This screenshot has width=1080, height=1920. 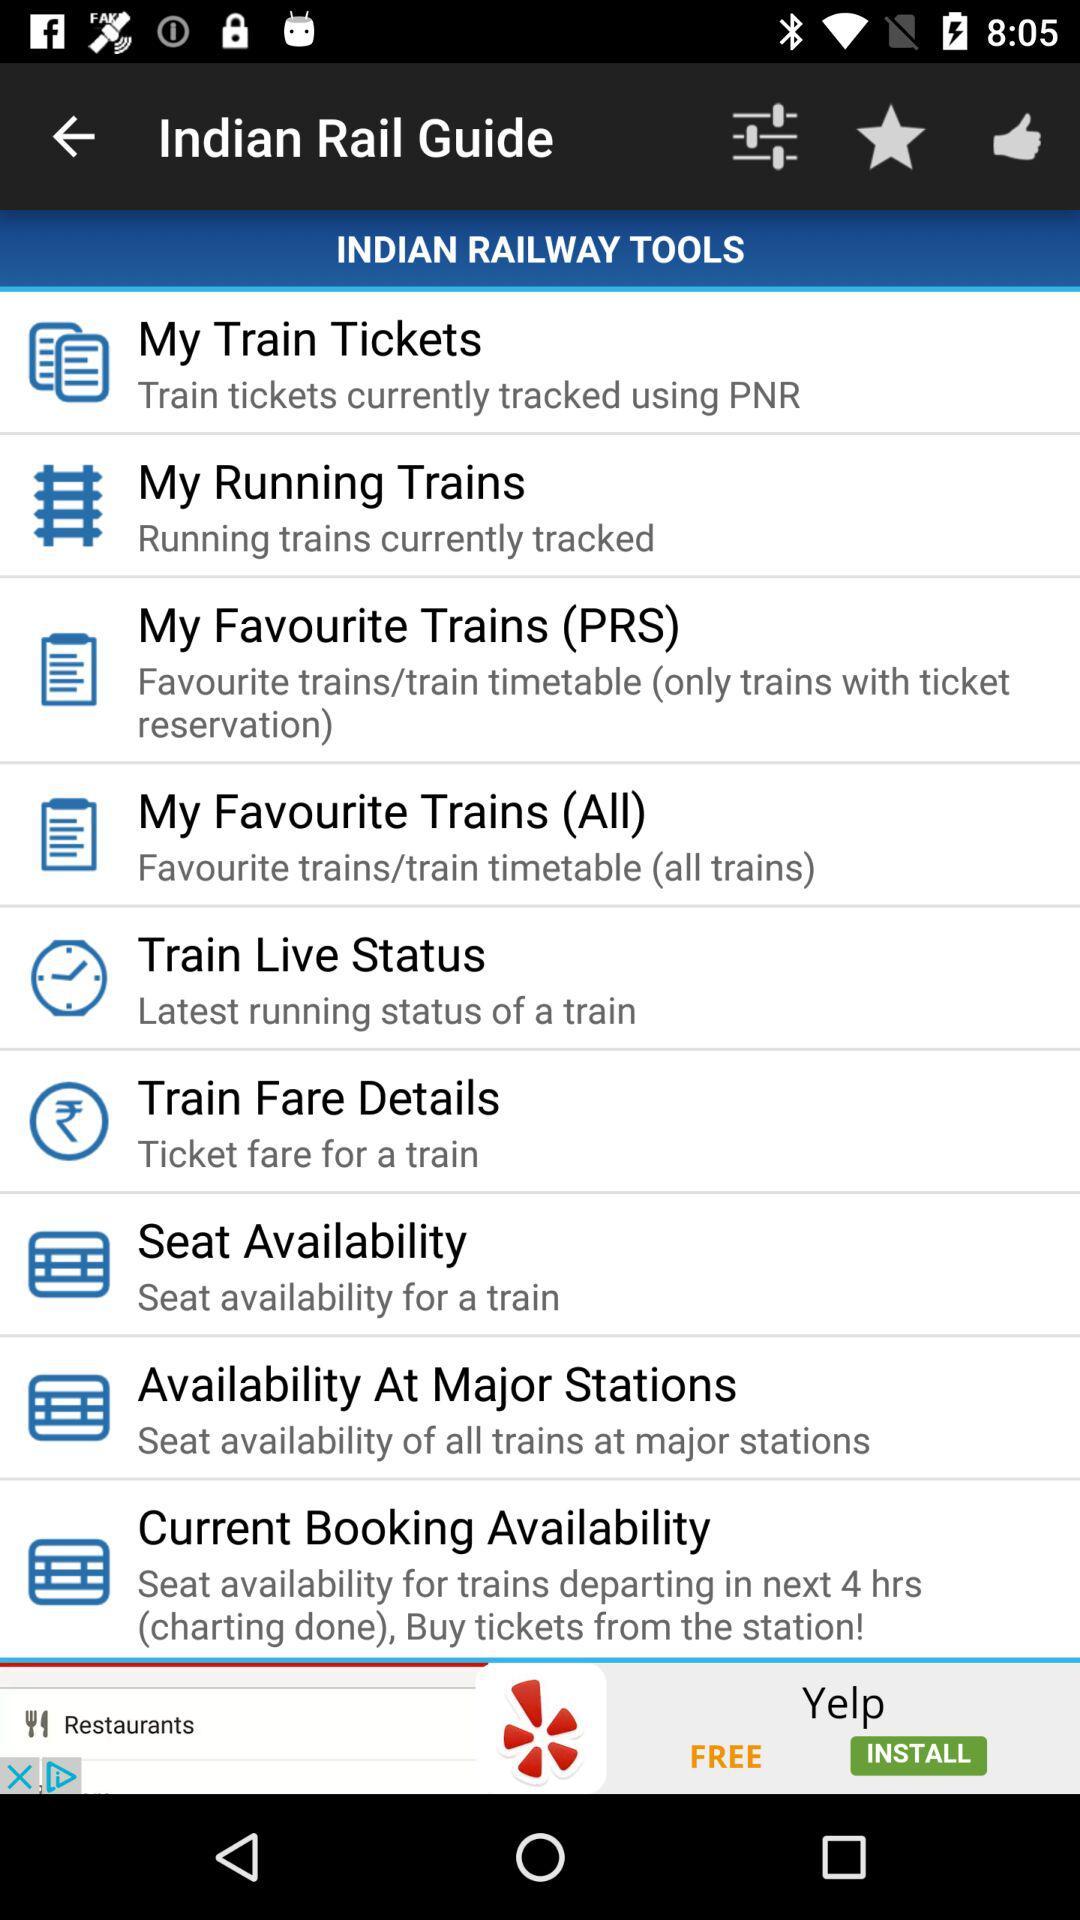 What do you see at coordinates (540, 1727) in the screenshot?
I see `install yelp` at bounding box center [540, 1727].